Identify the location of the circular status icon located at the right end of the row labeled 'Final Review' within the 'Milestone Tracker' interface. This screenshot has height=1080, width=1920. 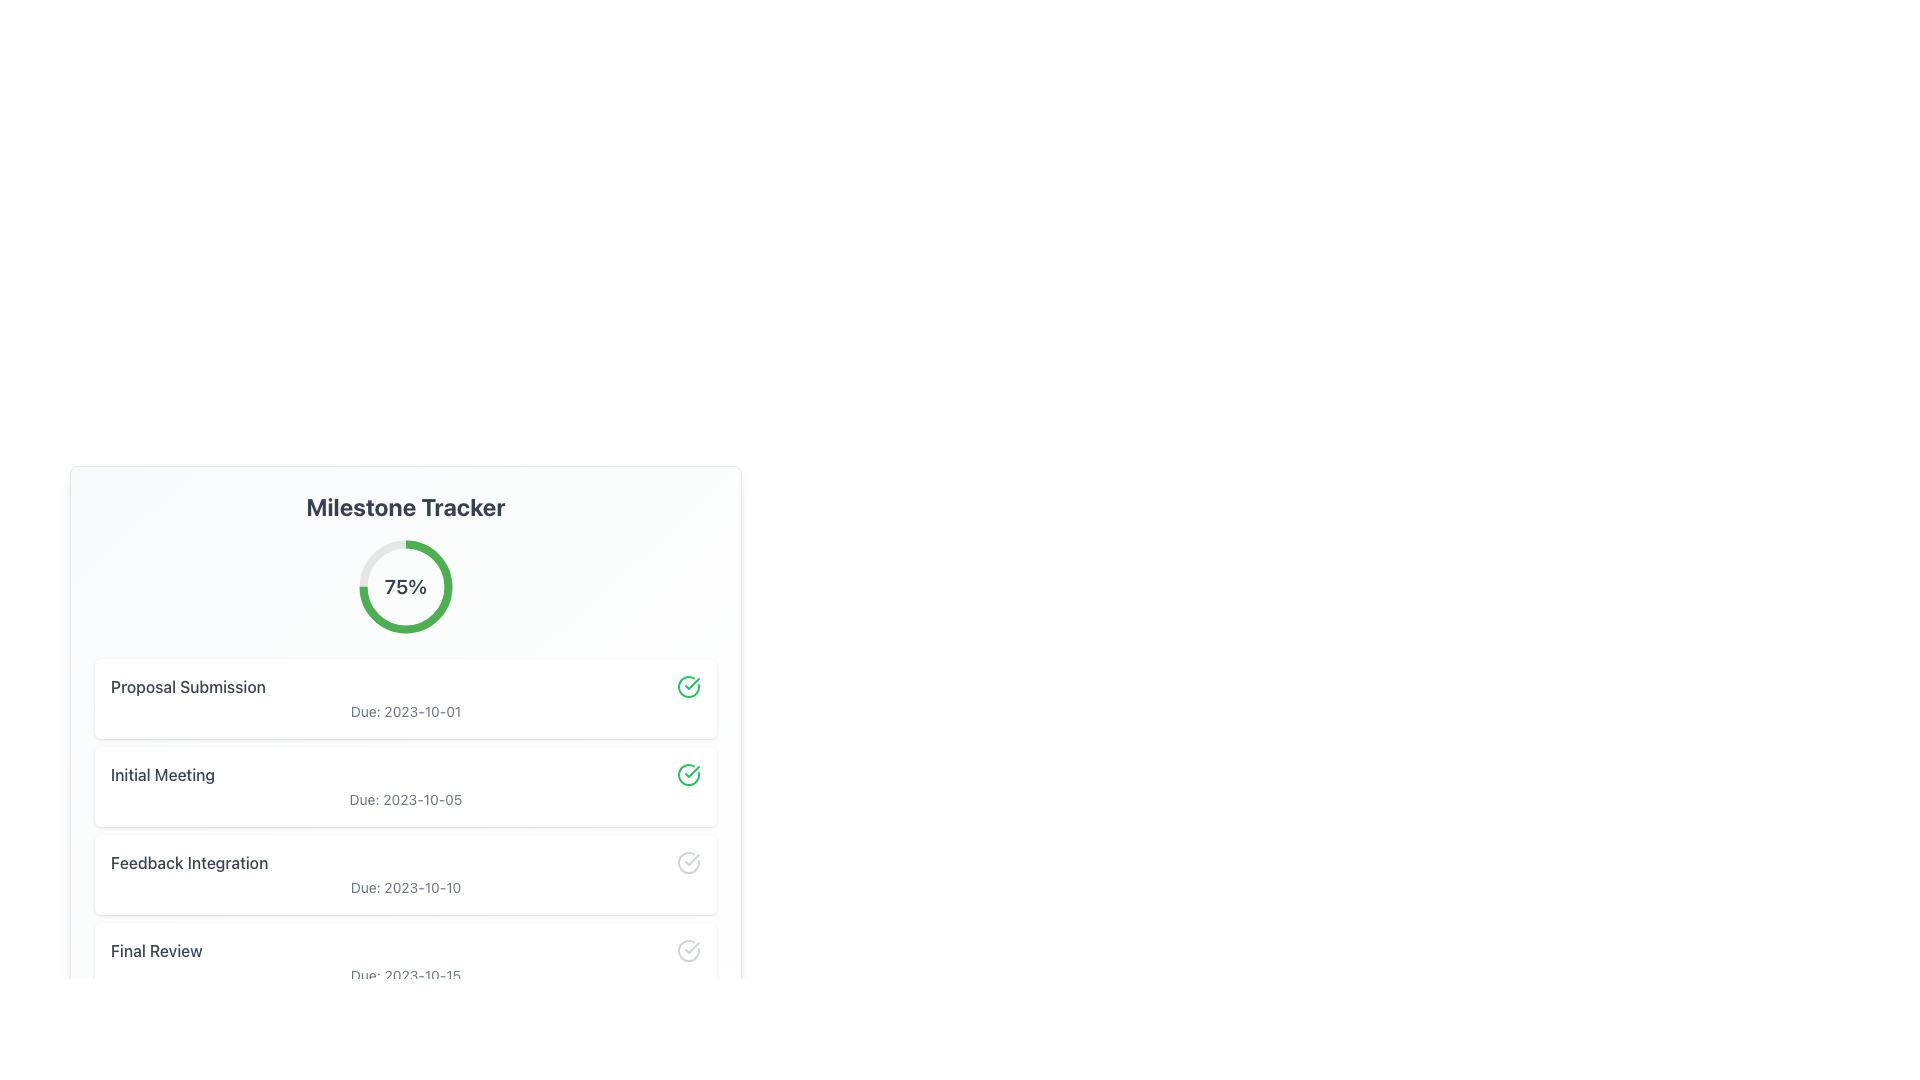
(689, 950).